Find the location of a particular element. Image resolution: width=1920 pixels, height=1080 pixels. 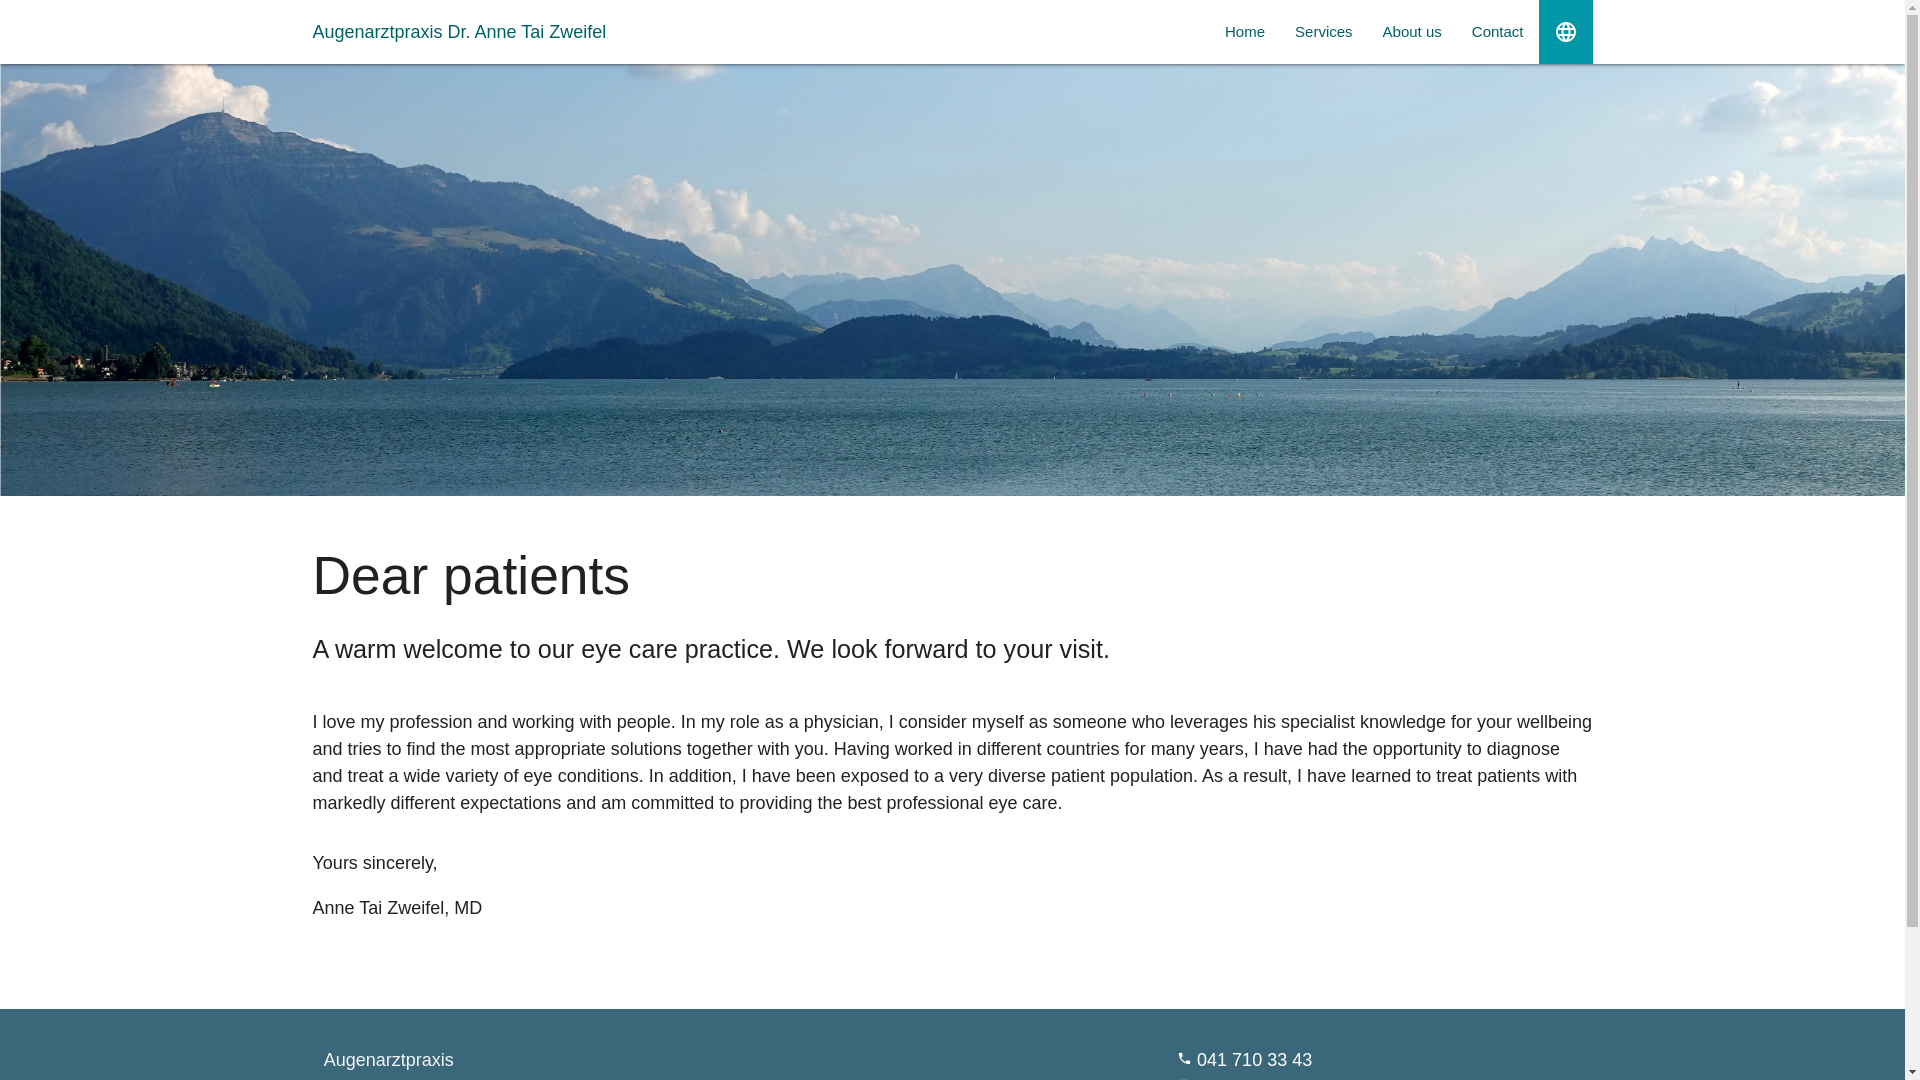

'Augenarztpraxis Dr. Anne Tai Zweifel' is located at coordinates (311, 31).